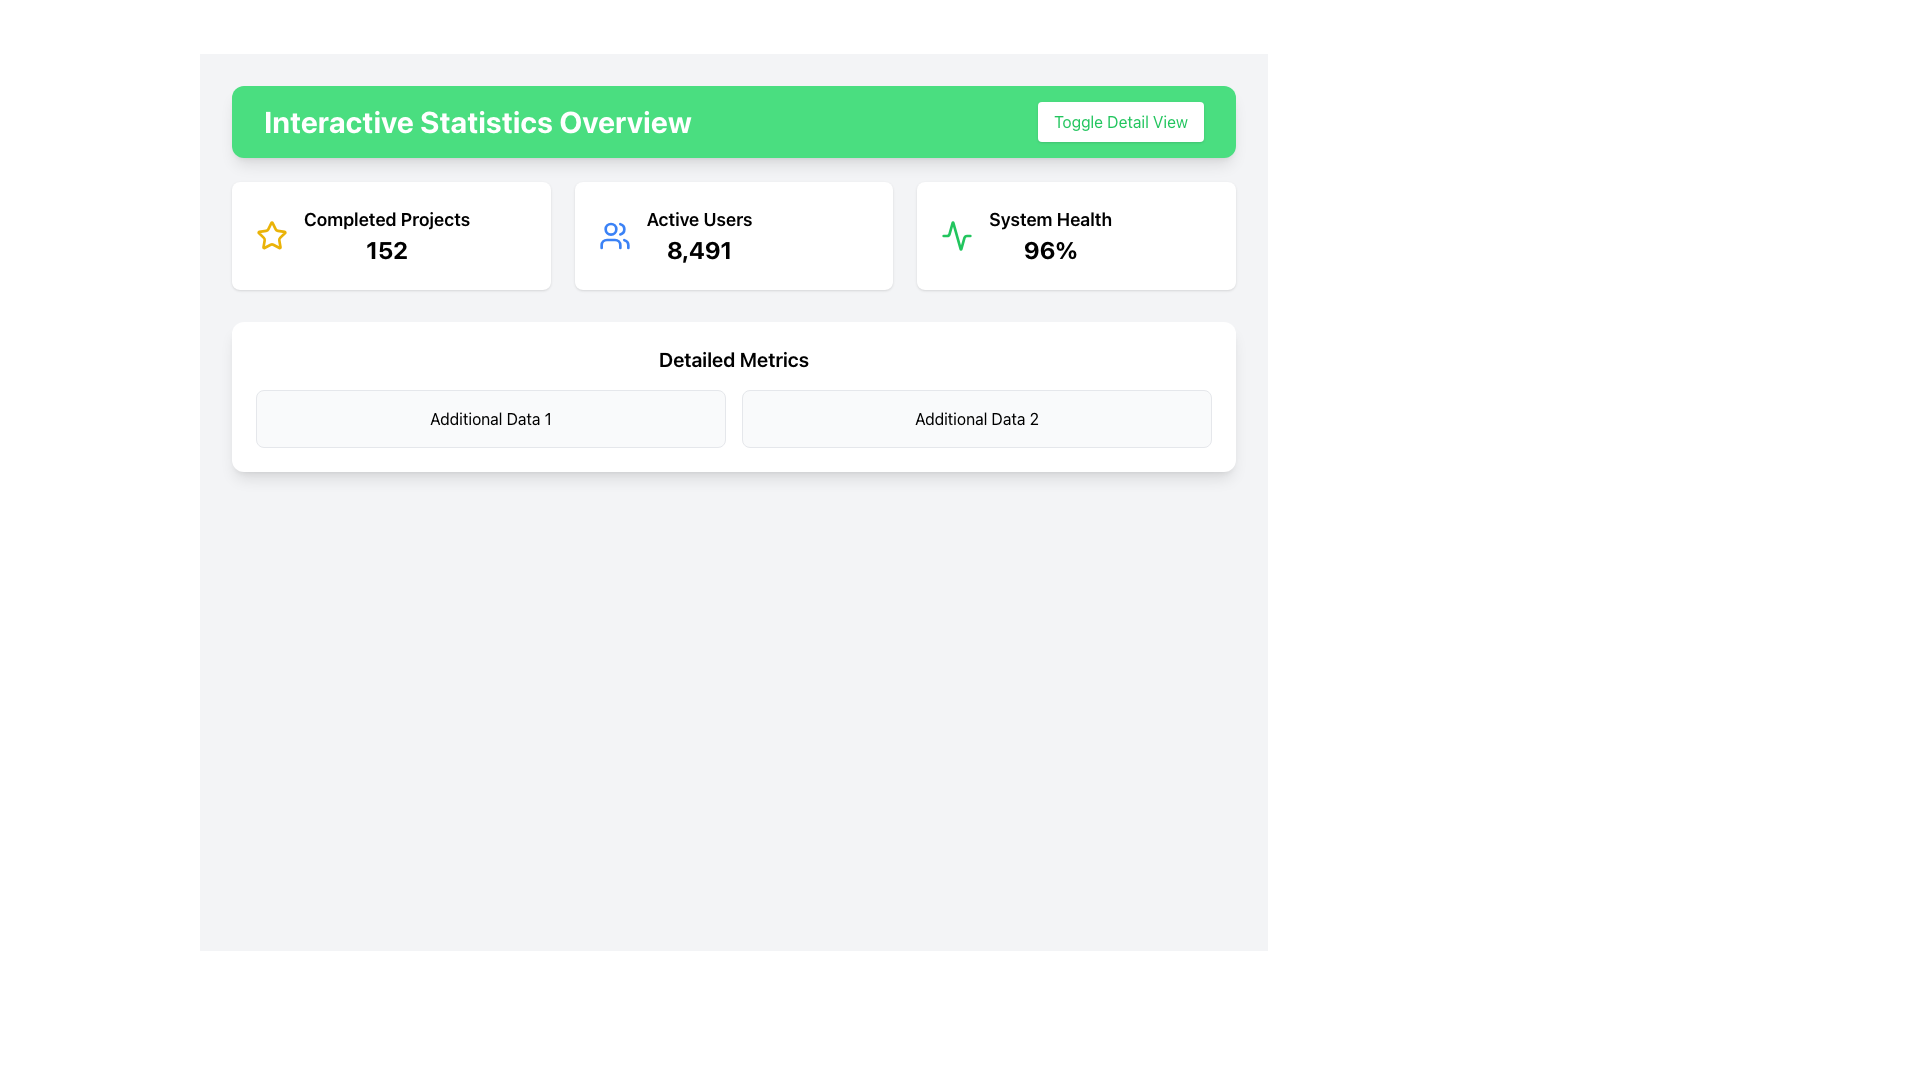 This screenshot has width=1920, height=1080. I want to click on the 'Active Users' icon located at the top-left corner of the 'Active Users' card, so click(613, 234).